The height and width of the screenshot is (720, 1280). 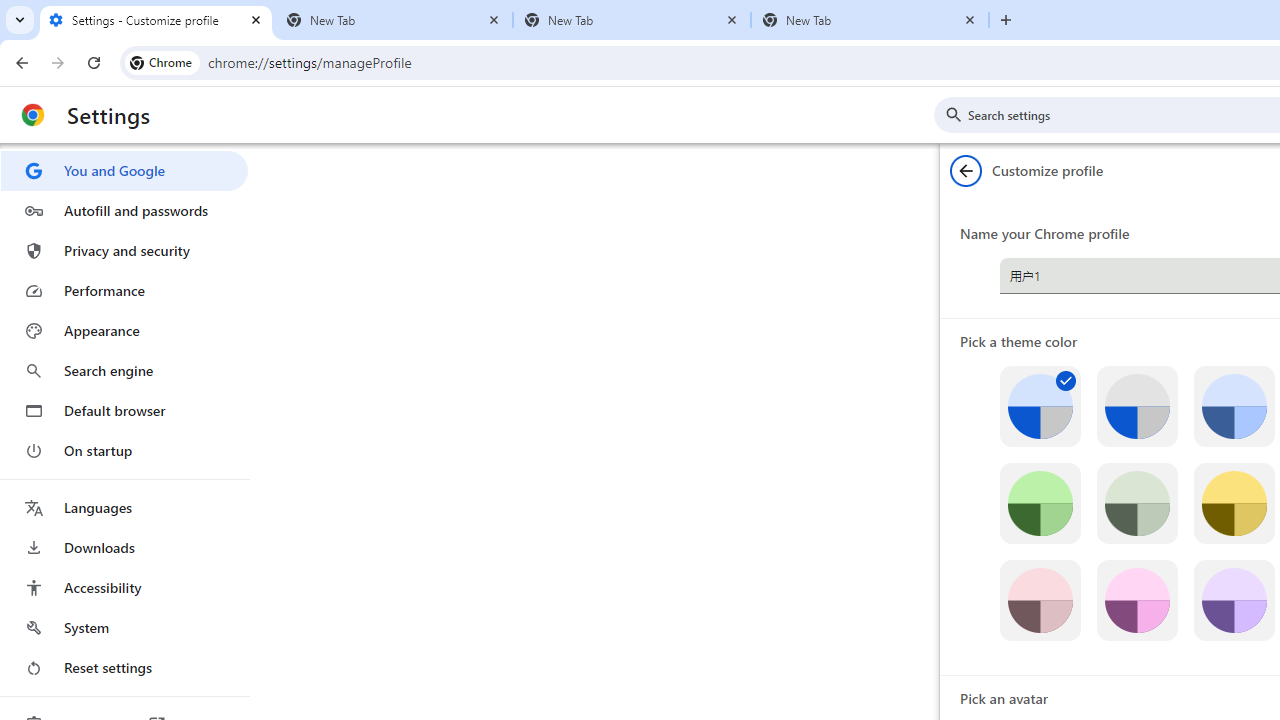 I want to click on 'Accessibility', so click(x=123, y=586).